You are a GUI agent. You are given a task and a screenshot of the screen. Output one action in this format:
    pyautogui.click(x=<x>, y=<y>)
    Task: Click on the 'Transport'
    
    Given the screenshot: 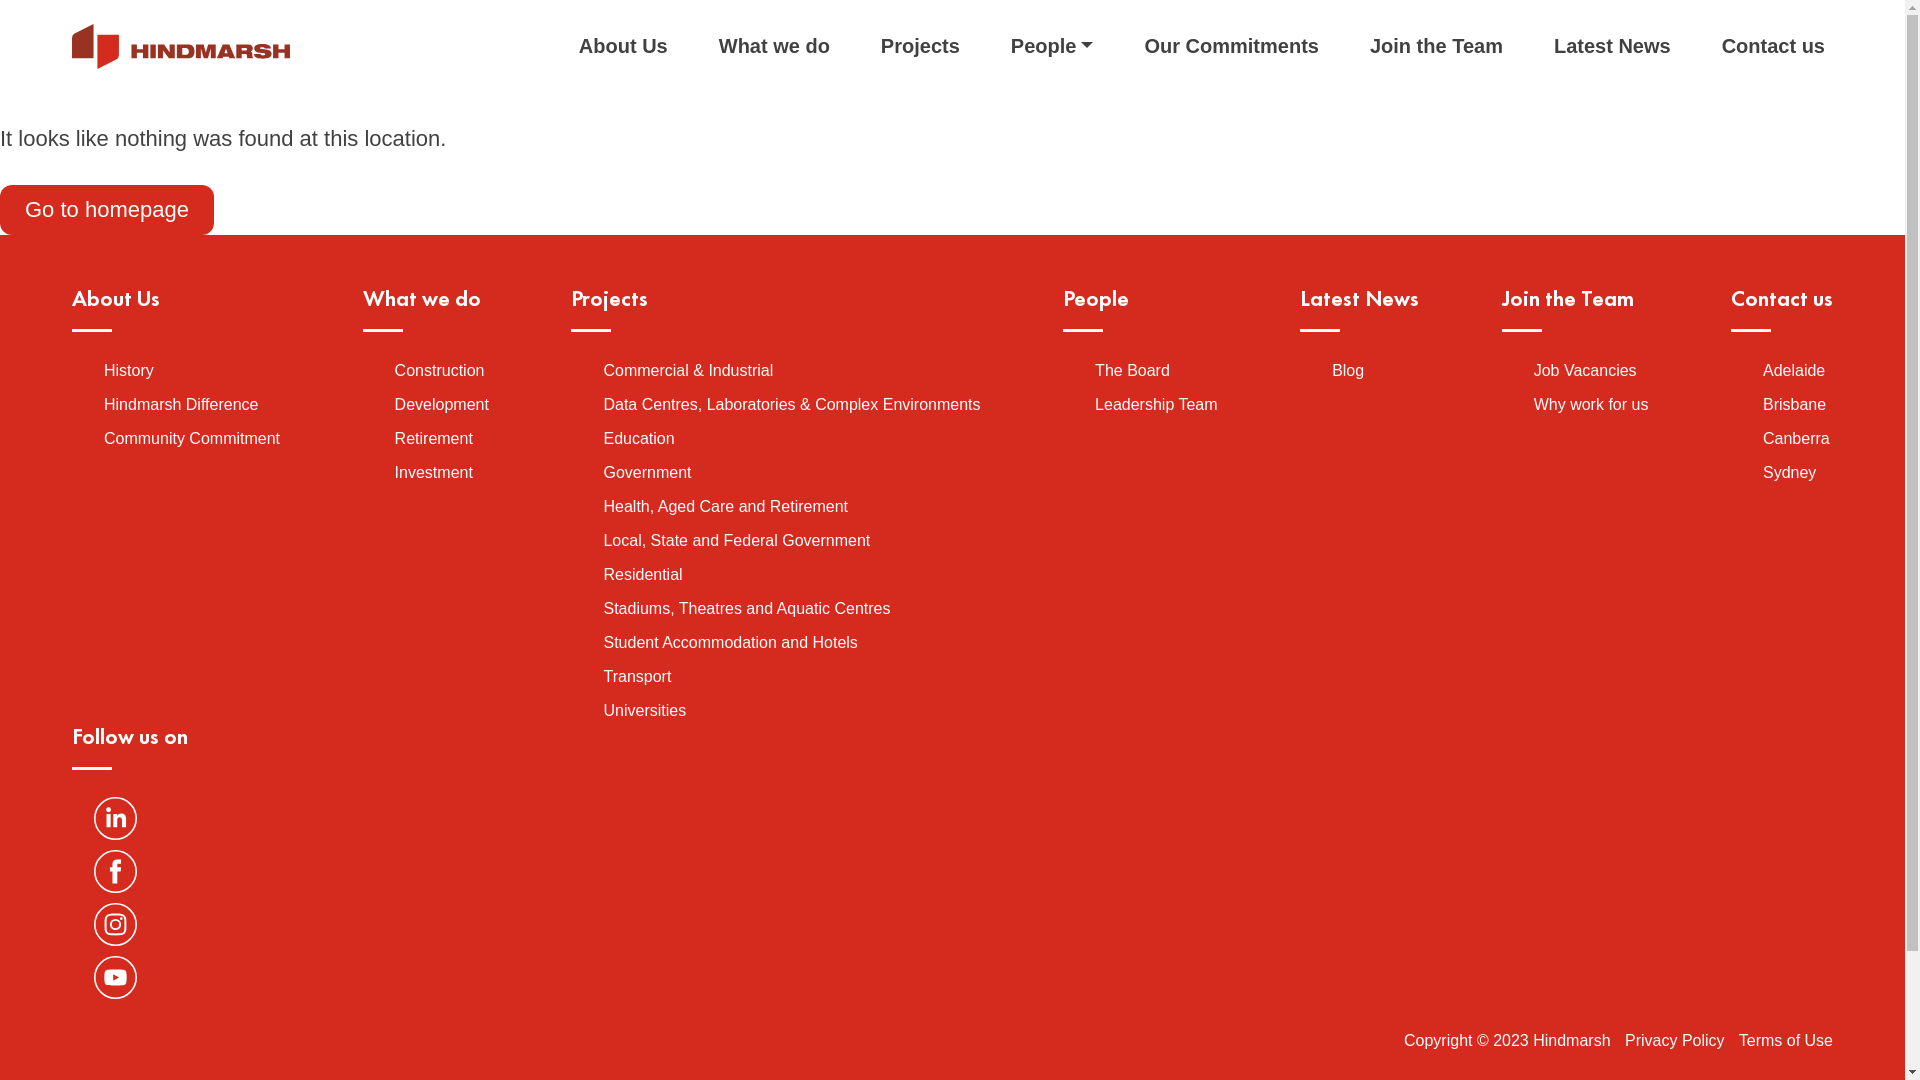 What is the action you would take?
    pyautogui.click(x=636, y=675)
    